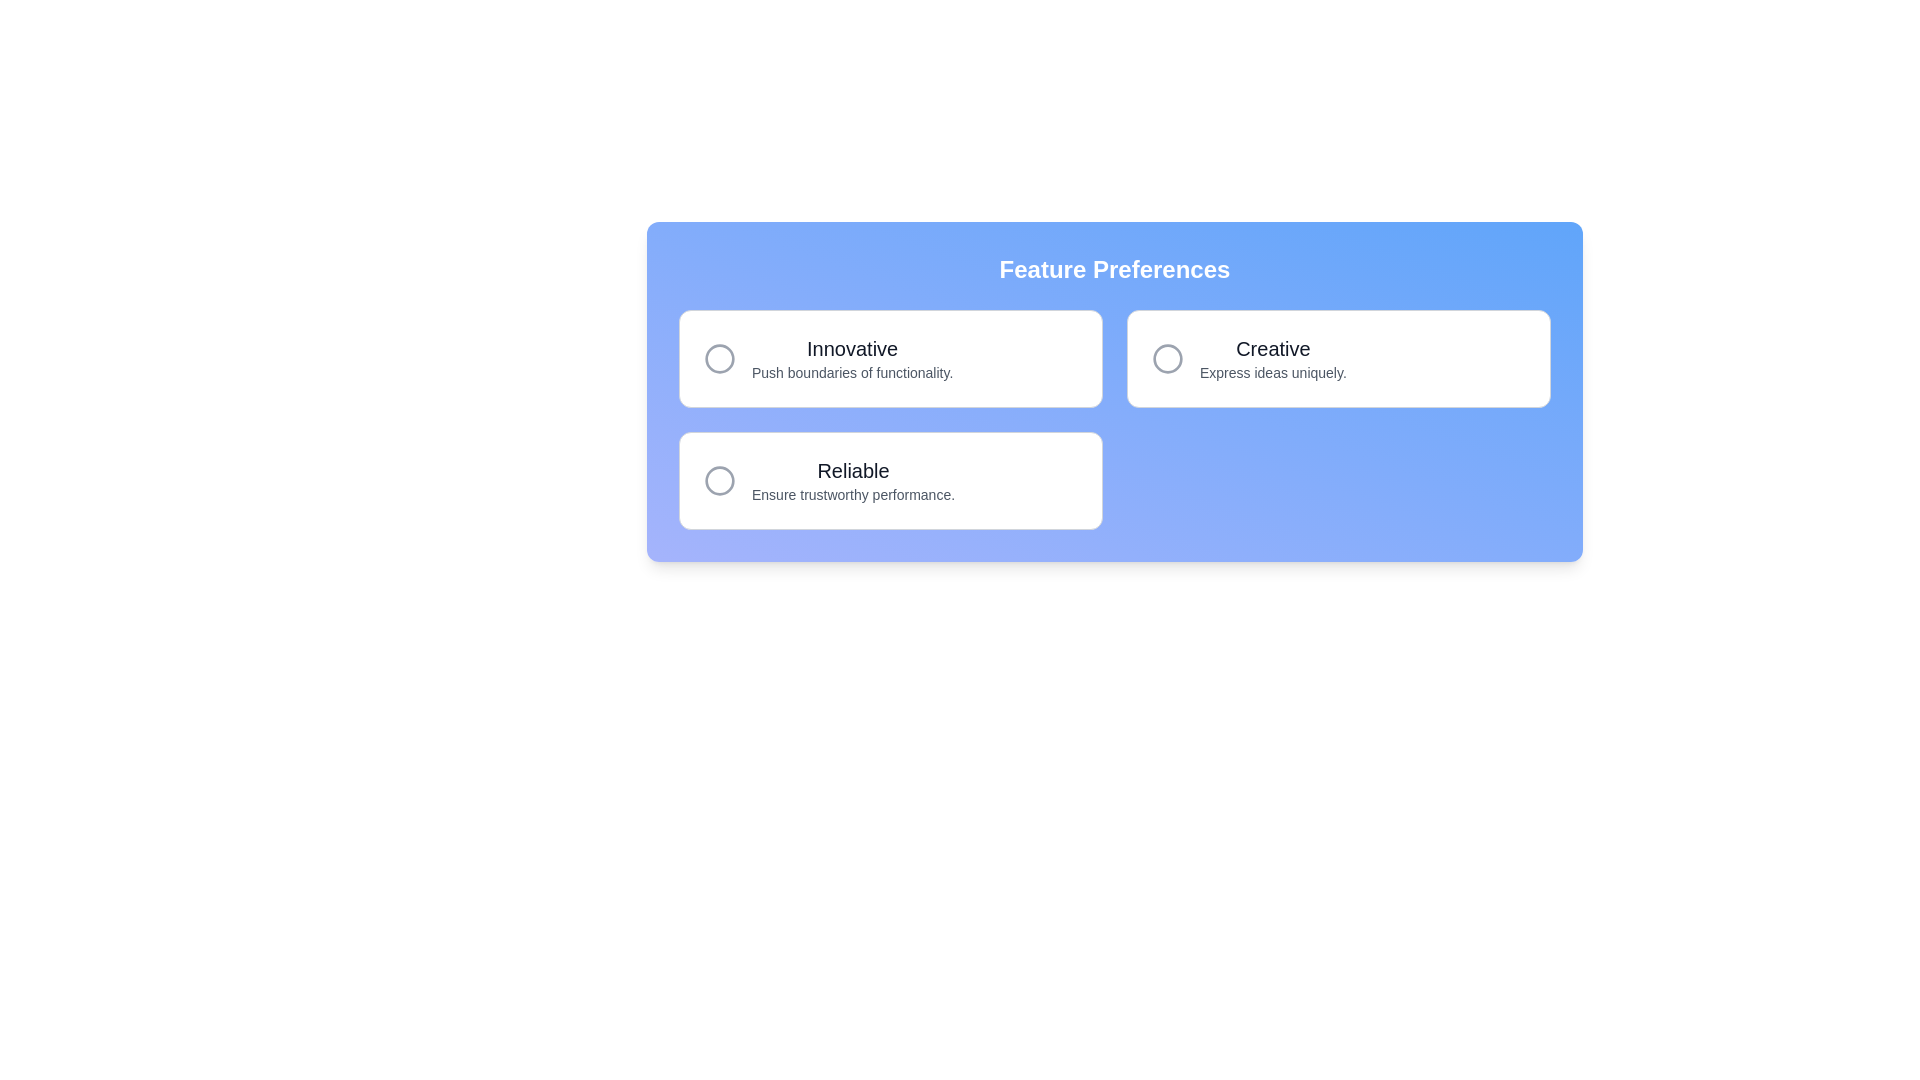 This screenshot has width=1920, height=1080. Describe the element at coordinates (720, 357) in the screenshot. I see `the graphical circle, which serves as a non-interactive visual marker within the 'Innovative' feature preference card located in the top-left corner` at that location.